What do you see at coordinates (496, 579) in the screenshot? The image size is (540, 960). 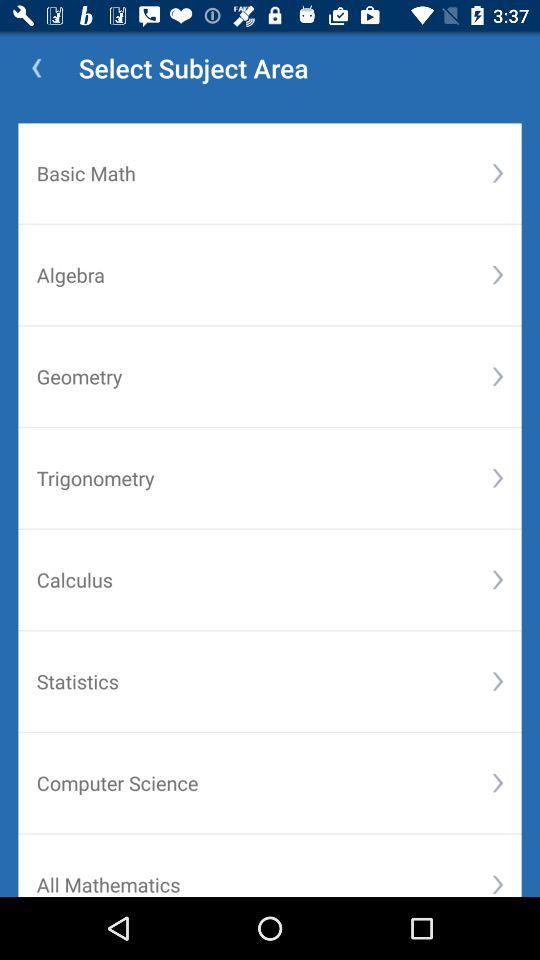 I see `the item above statistics icon` at bounding box center [496, 579].